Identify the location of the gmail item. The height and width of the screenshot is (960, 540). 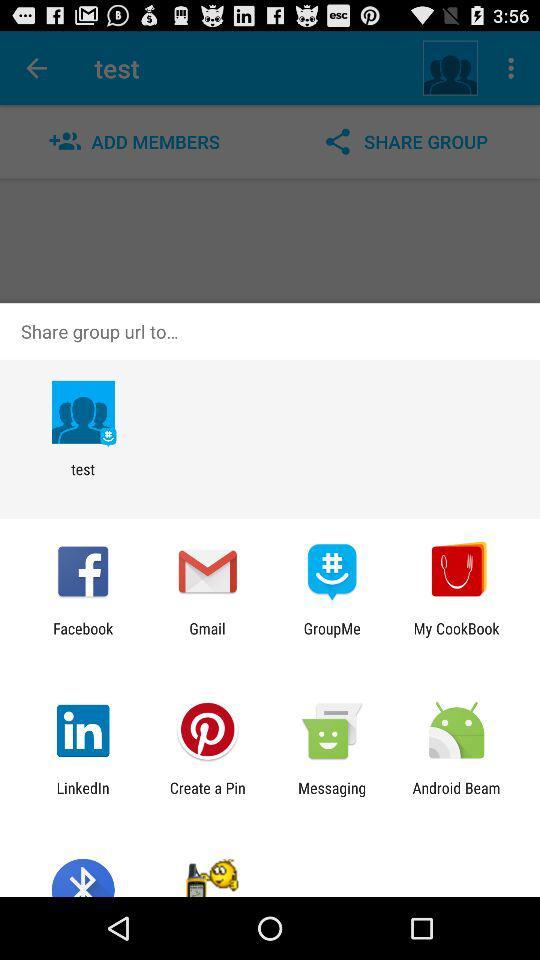
(206, 636).